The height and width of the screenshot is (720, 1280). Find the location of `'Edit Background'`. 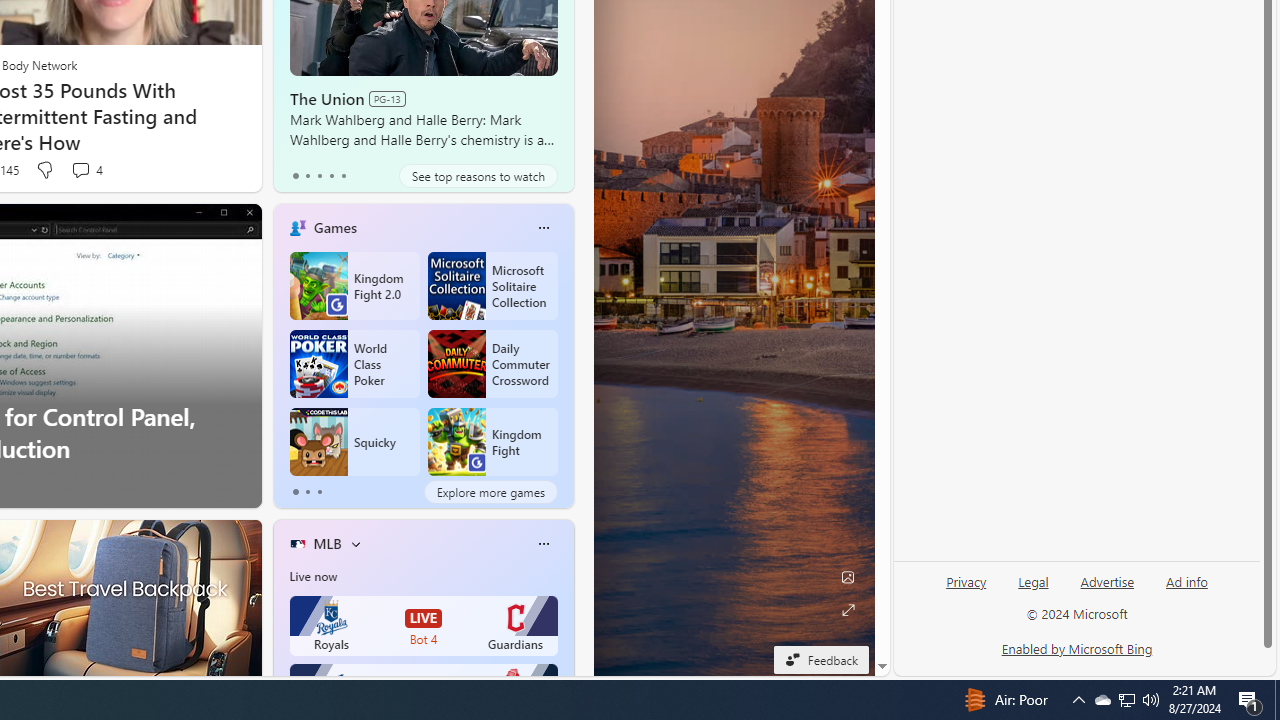

'Edit Background' is located at coordinates (848, 577).